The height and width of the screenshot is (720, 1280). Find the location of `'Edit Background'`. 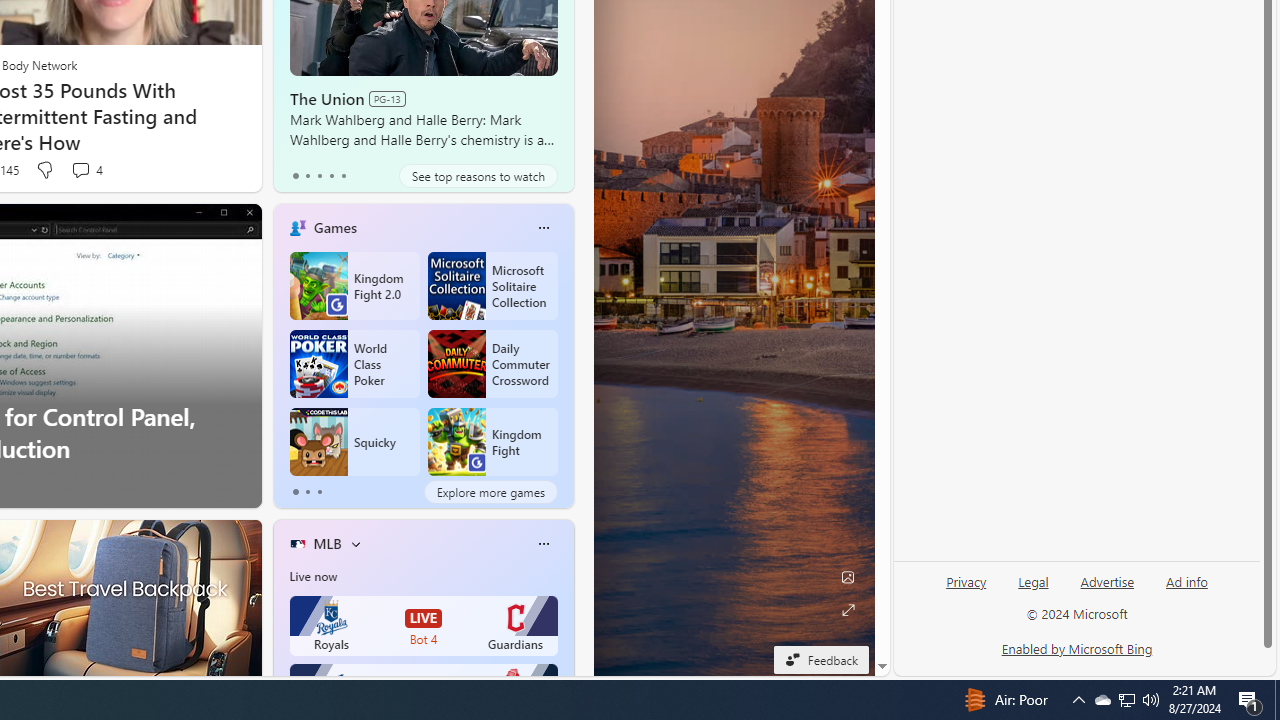

'Edit Background' is located at coordinates (848, 577).